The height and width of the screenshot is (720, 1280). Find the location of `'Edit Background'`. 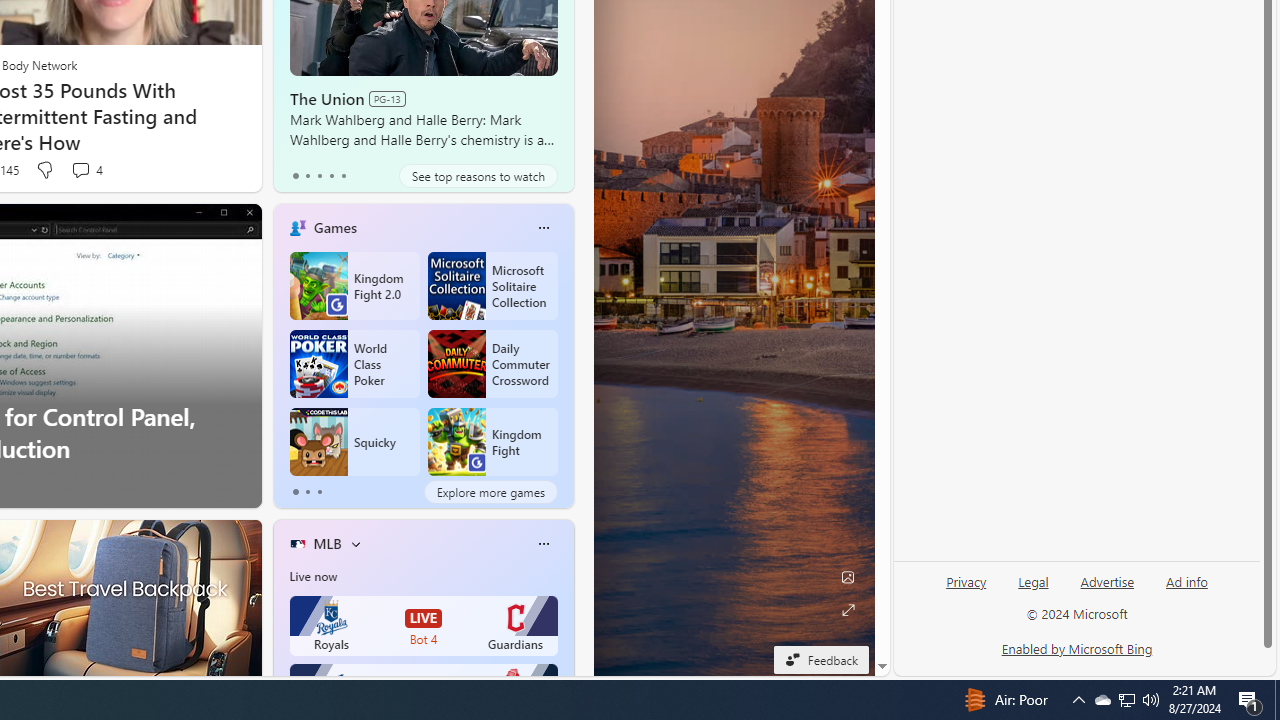

'Edit Background' is located at coordinates (848, 577).